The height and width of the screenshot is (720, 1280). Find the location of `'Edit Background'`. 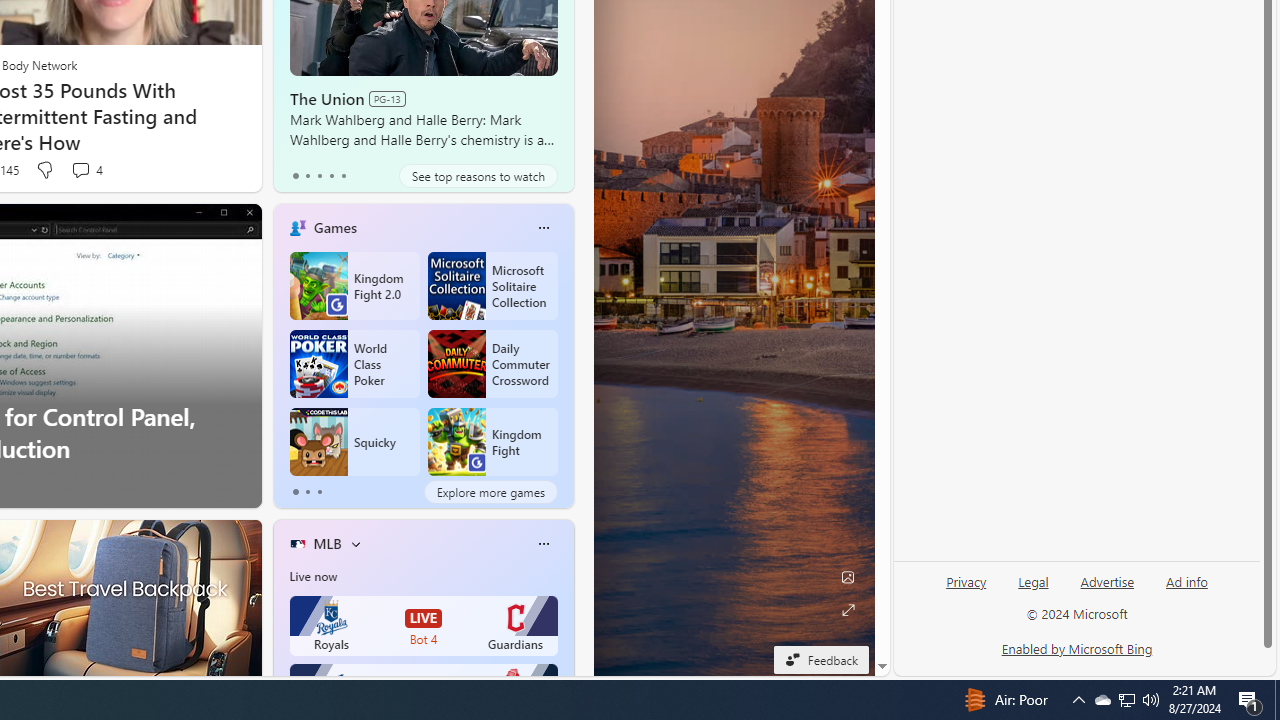

'Edit Background' is located at coordinates (848, 577).